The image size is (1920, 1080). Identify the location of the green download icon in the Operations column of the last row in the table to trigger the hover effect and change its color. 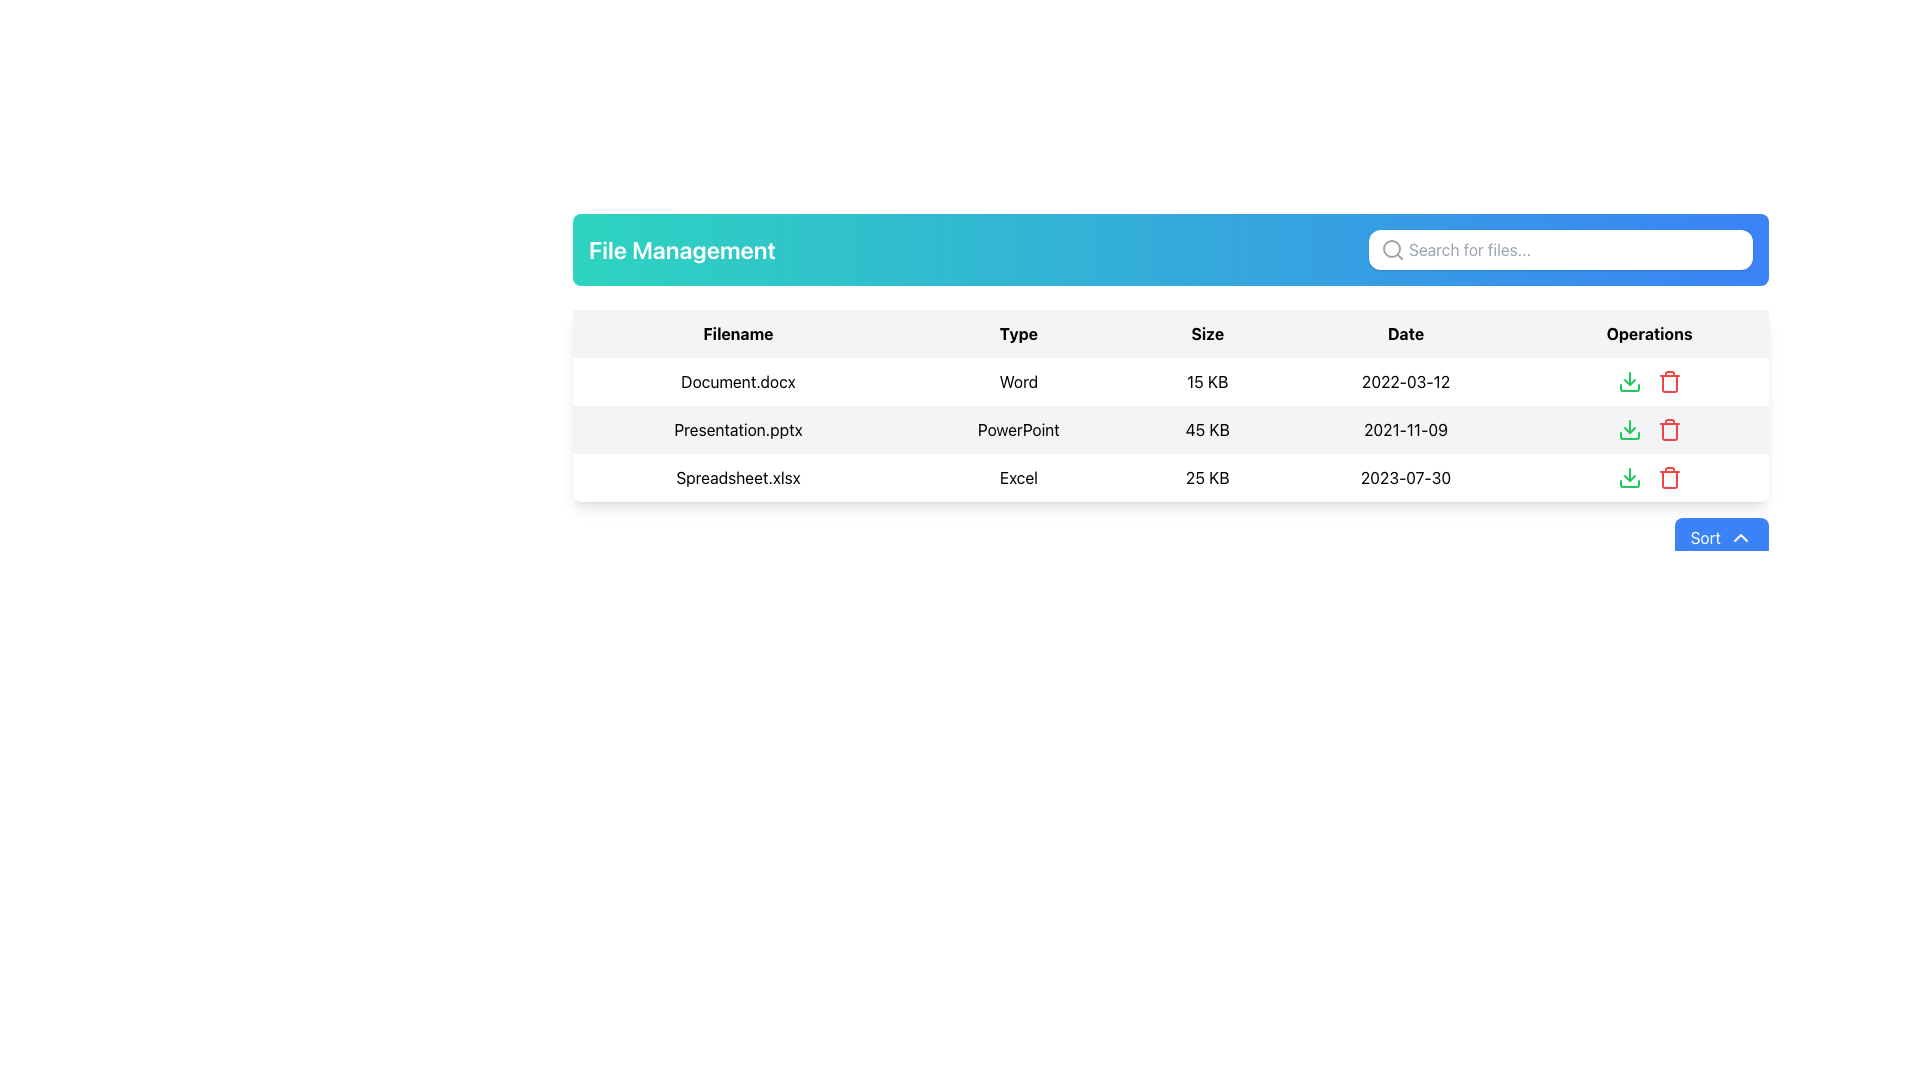
(1629, 478).